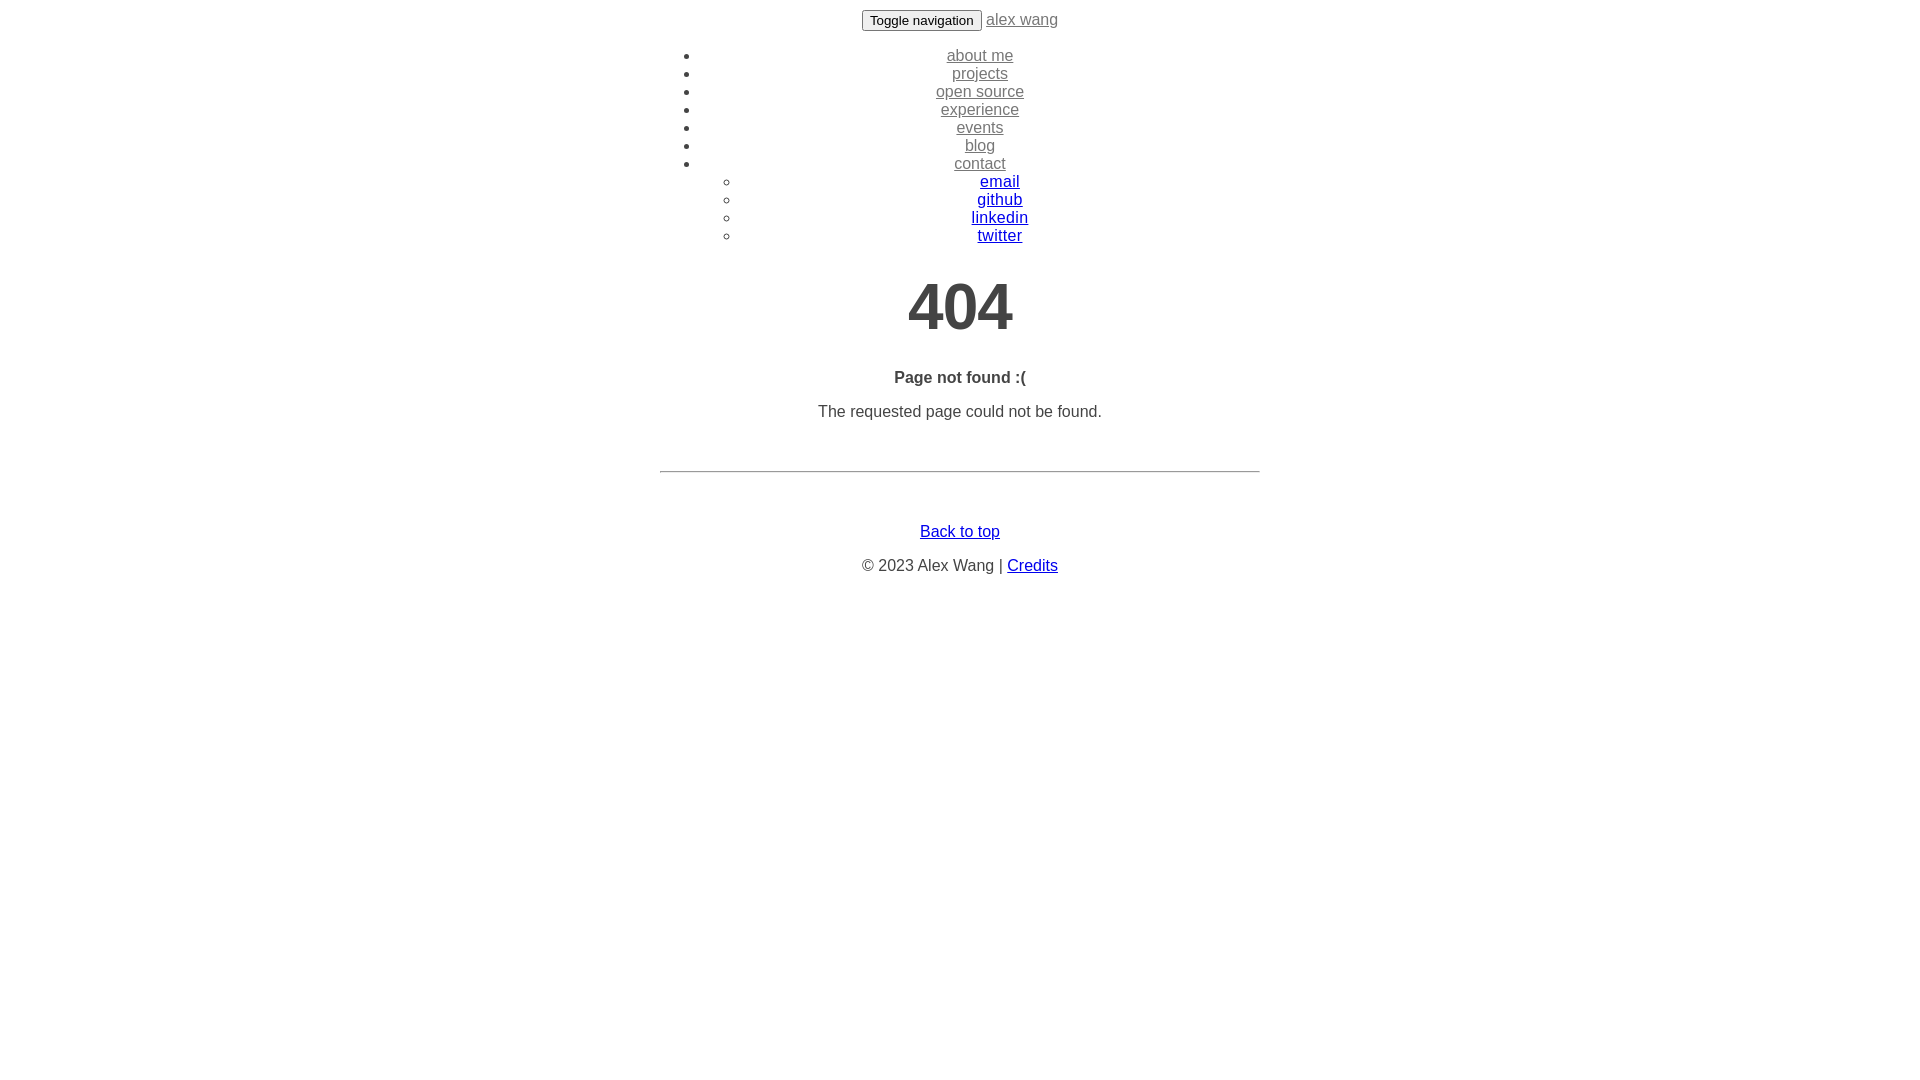 This screenshot has height=1080, width=1920. What do you see at coordinates (985, 19) in the screenshot?
I see `'alex wang'` at bounding box center [985, 19].